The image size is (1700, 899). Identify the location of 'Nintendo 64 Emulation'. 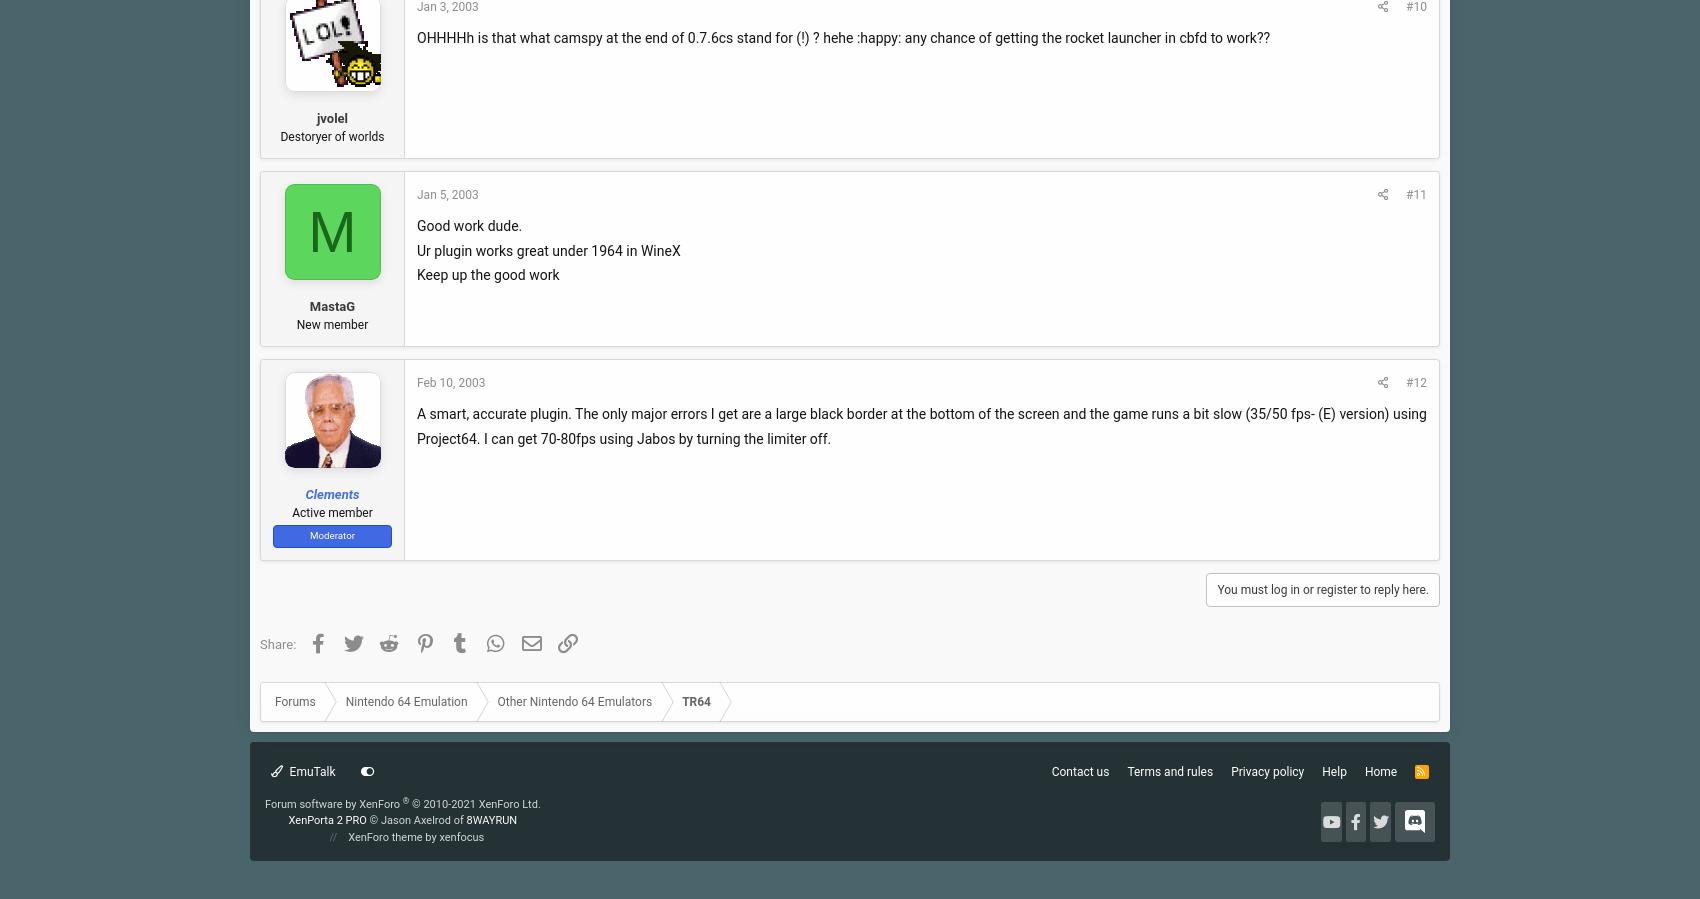
(404, 700).